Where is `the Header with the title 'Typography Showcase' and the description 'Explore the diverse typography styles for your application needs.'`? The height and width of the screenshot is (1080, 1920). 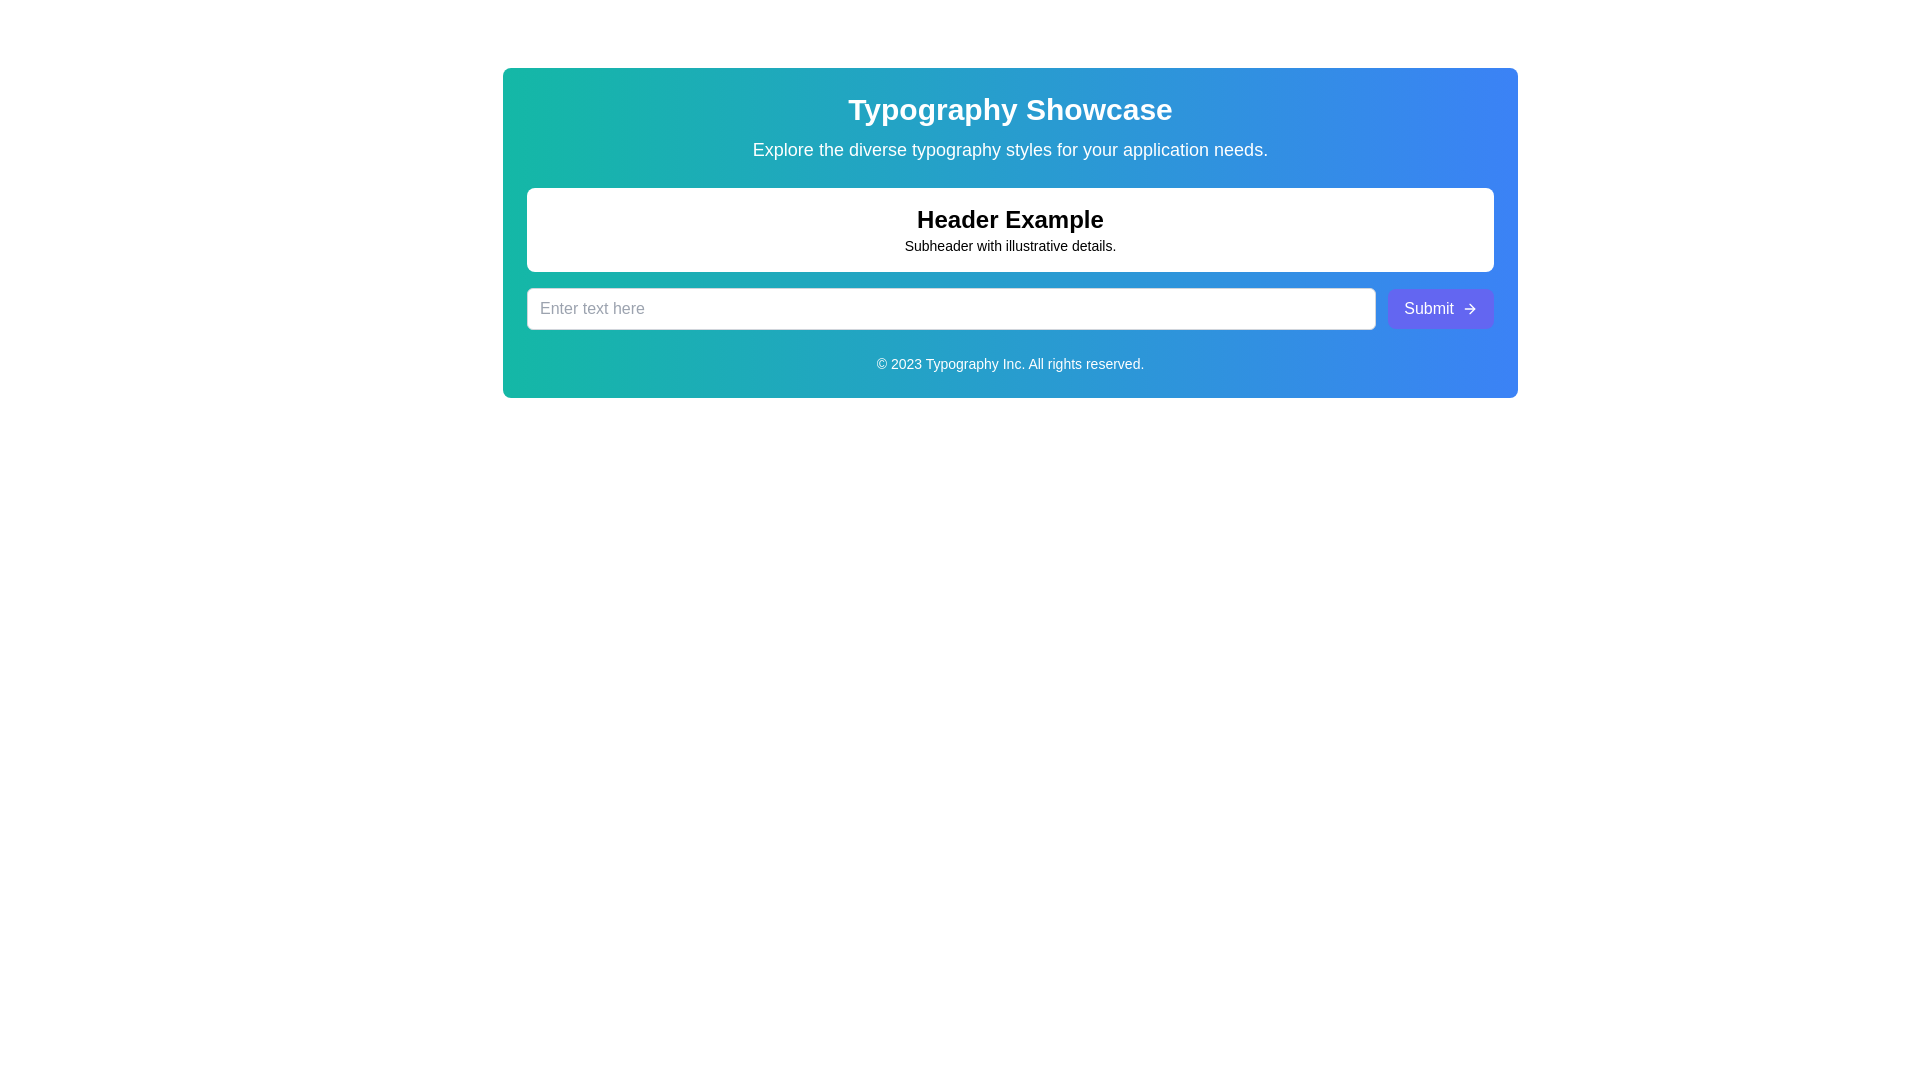
the Header with the title 'Typography Showcase' and the description 'Explore the diverse typography styles for your application needs.' is located at coordinates (1010, 127).